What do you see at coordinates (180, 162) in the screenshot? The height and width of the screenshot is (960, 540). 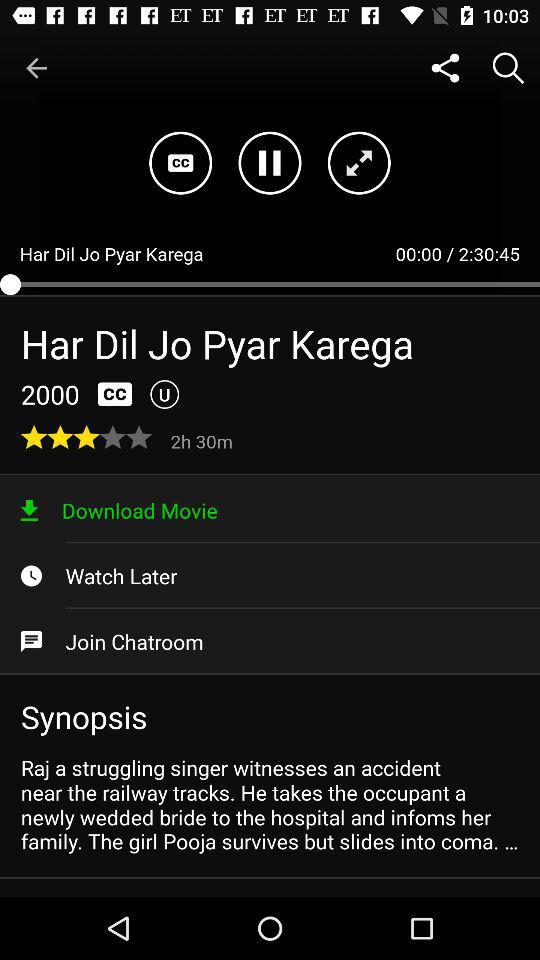 I see `the wallpaper icon` at bounding box center [180, 162].